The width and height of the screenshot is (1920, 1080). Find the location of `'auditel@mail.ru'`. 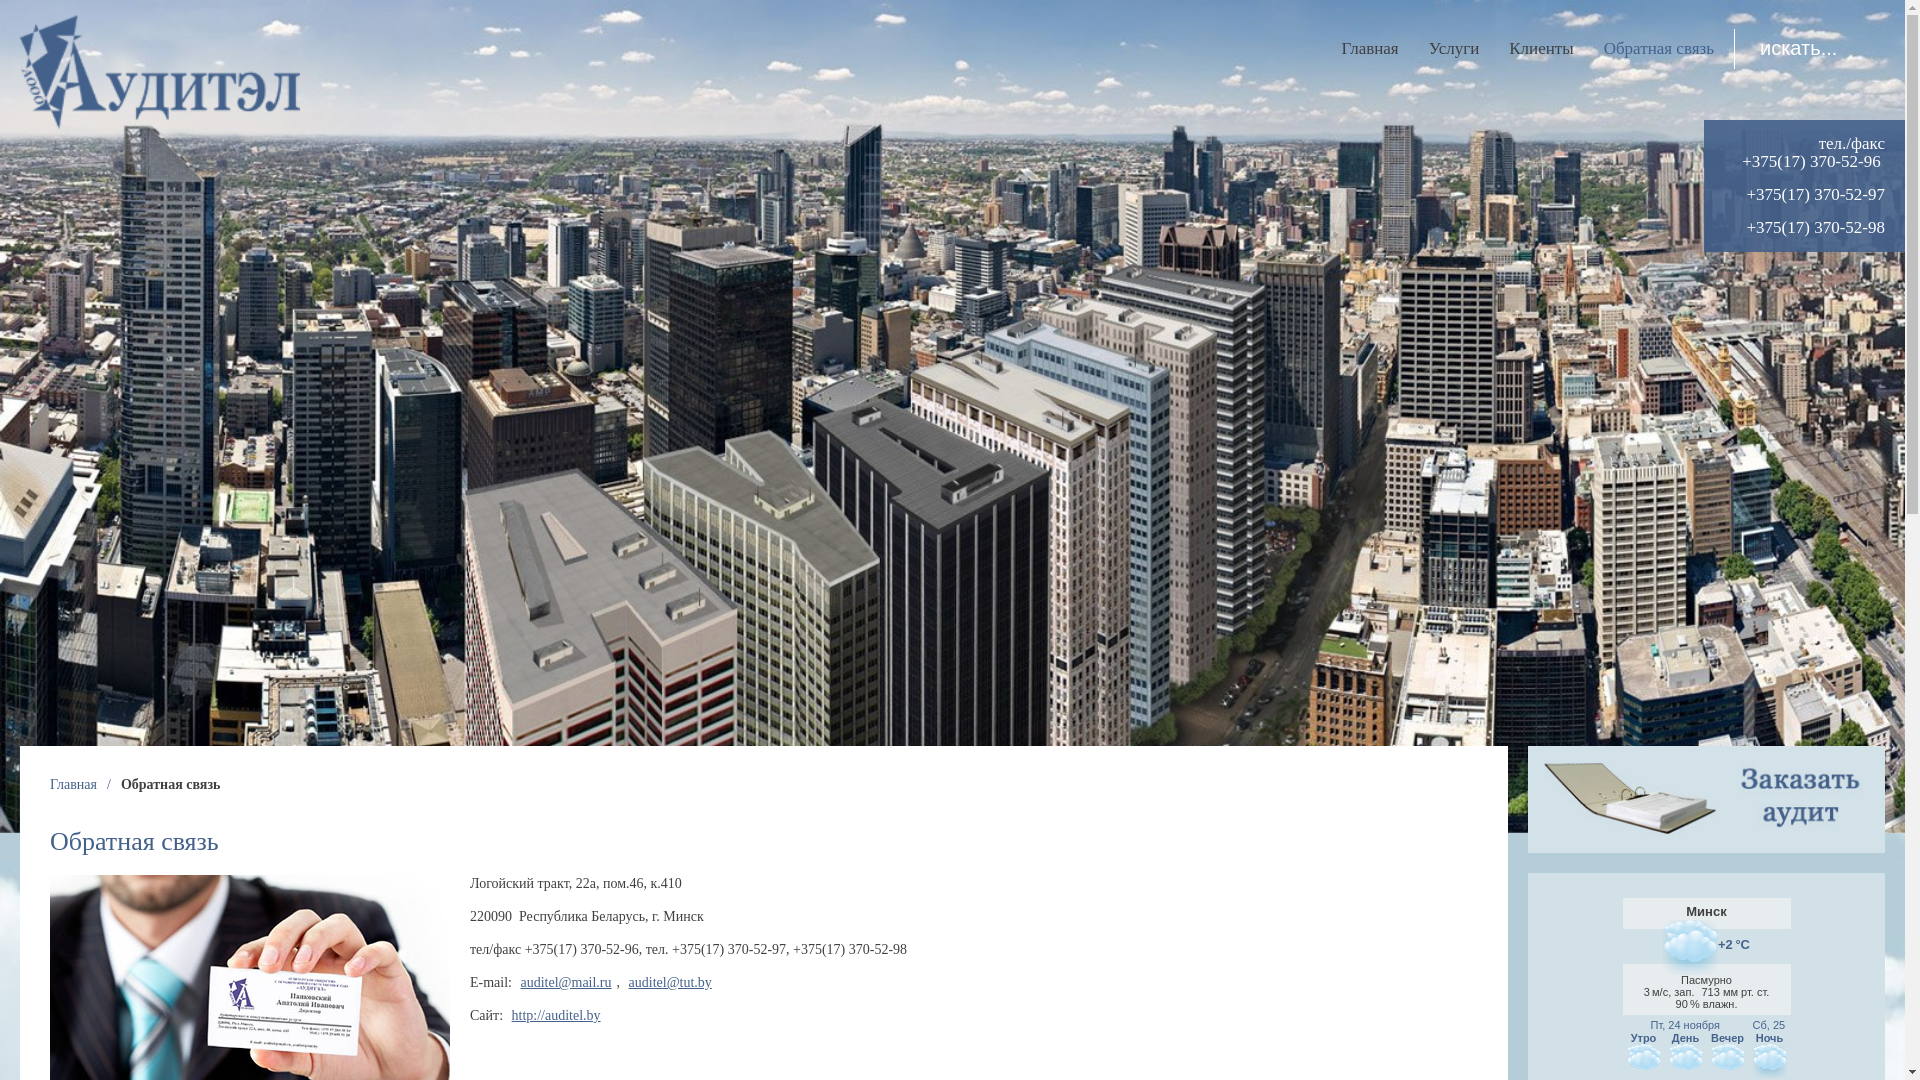

'auditel@mail.ru' is located at coordinates (565, 981).